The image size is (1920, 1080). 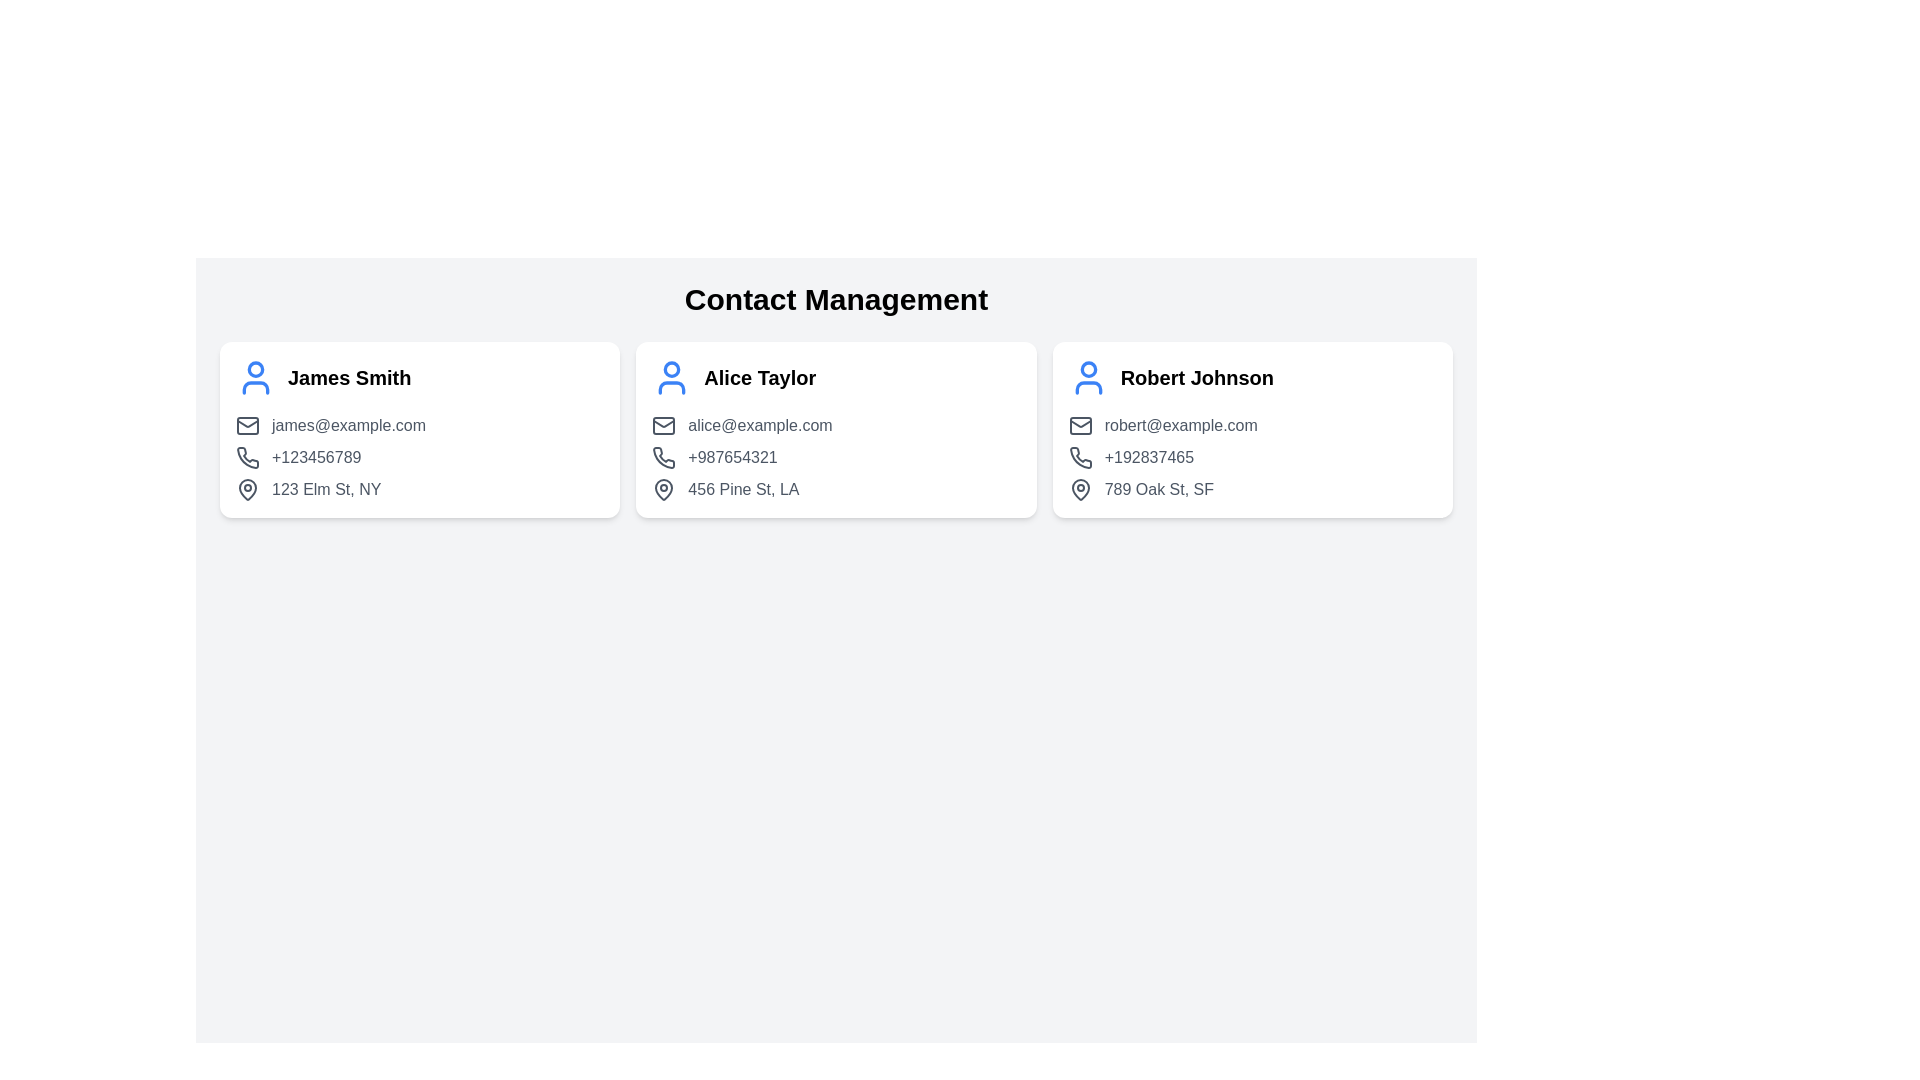 What do you see at coordinates (1087, 369) in the screenshot?
I see `the decorative graphical component representing the head of the user in the profile image within the blue profile icon of the card labeled 'Robert Johnson'` at bounding box center [1087, 369].